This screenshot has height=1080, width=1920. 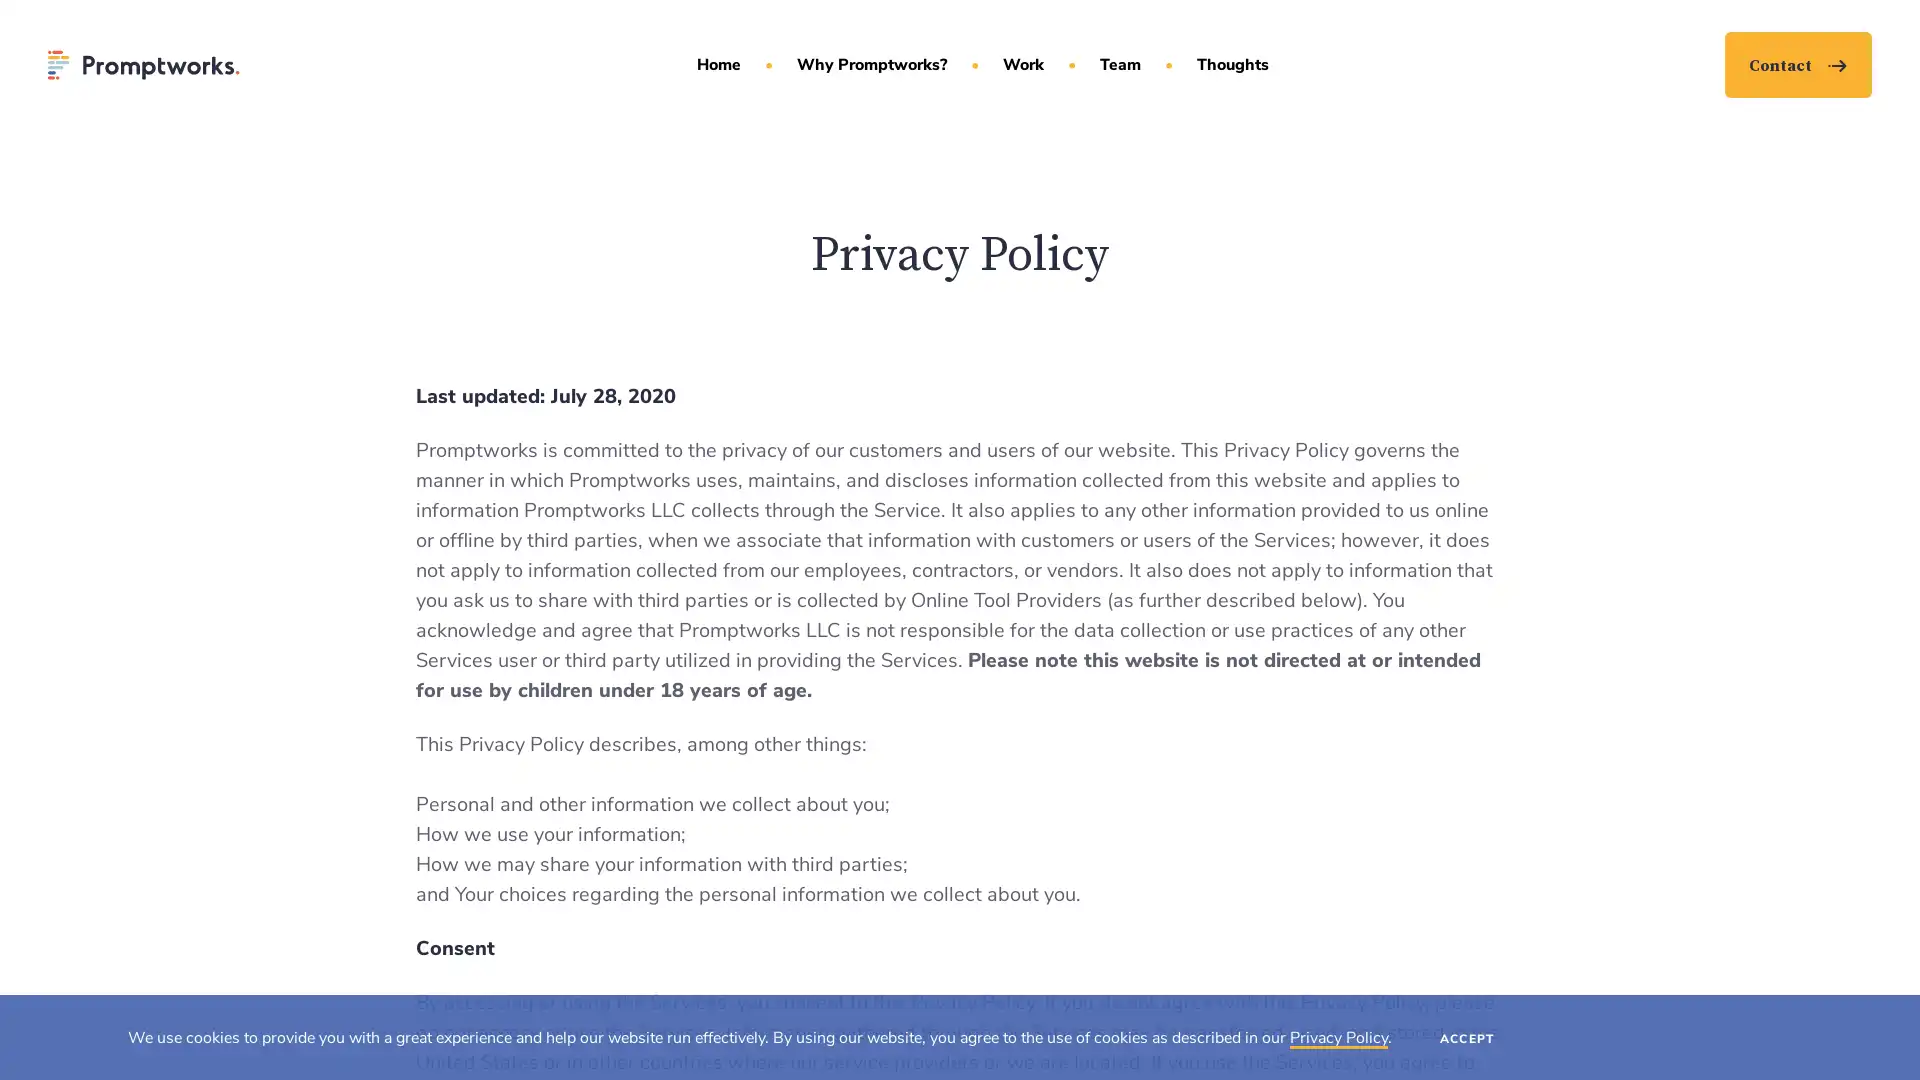 What do you see at coordinates (1467, 1036) in the screenshot?
I see `ACCEPT` at bounding box center [1467, 1036].